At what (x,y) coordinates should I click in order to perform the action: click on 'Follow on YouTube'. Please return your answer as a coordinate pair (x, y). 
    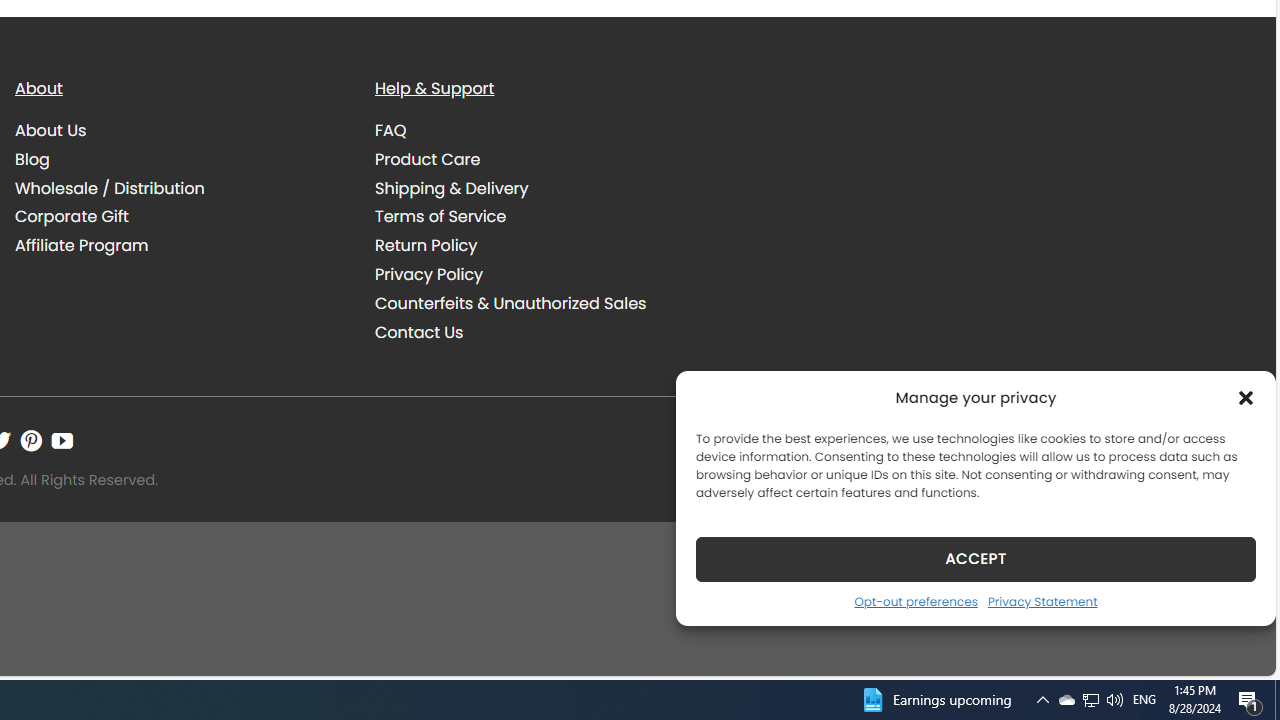
    Looking at the image, I should click on (62, 440).